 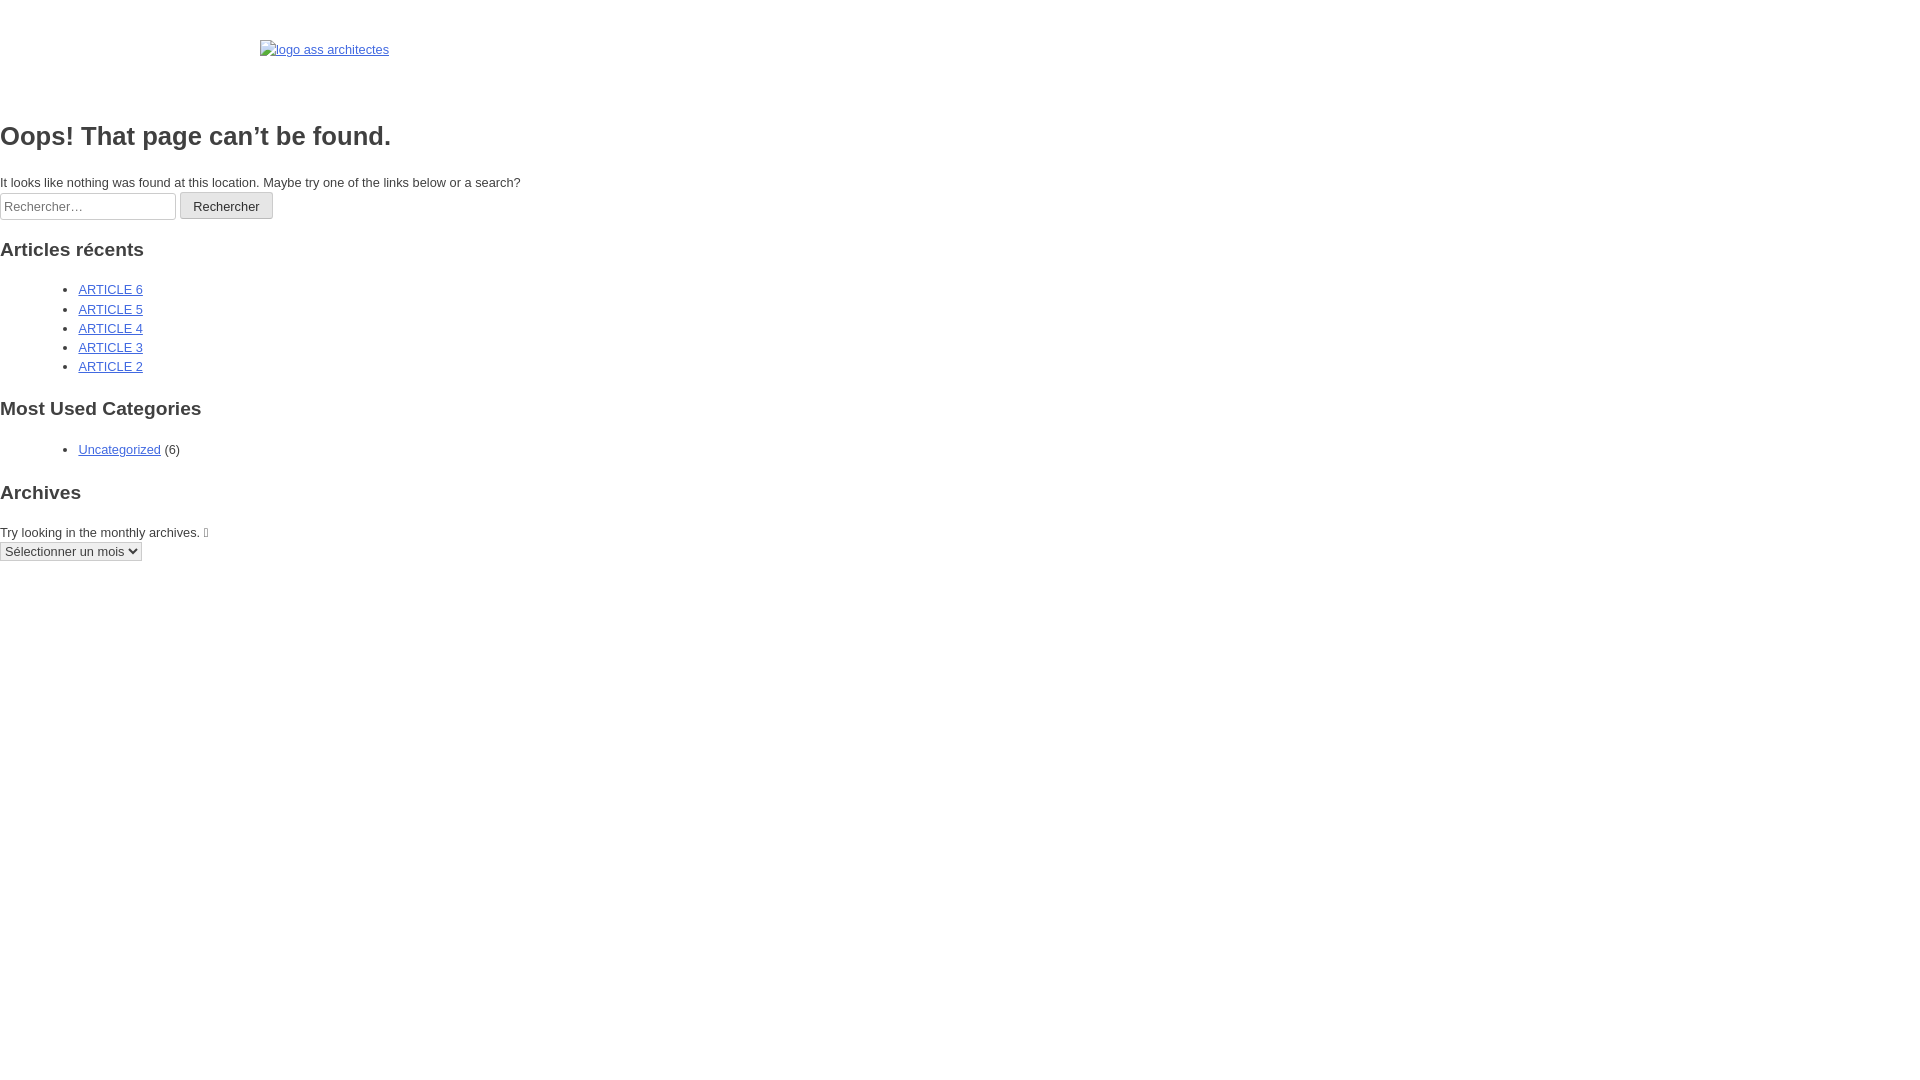 What do you see at coordinates (180, 205) in the screenshot?
I see `'Rechercher'` at bounding box center [180, 205].